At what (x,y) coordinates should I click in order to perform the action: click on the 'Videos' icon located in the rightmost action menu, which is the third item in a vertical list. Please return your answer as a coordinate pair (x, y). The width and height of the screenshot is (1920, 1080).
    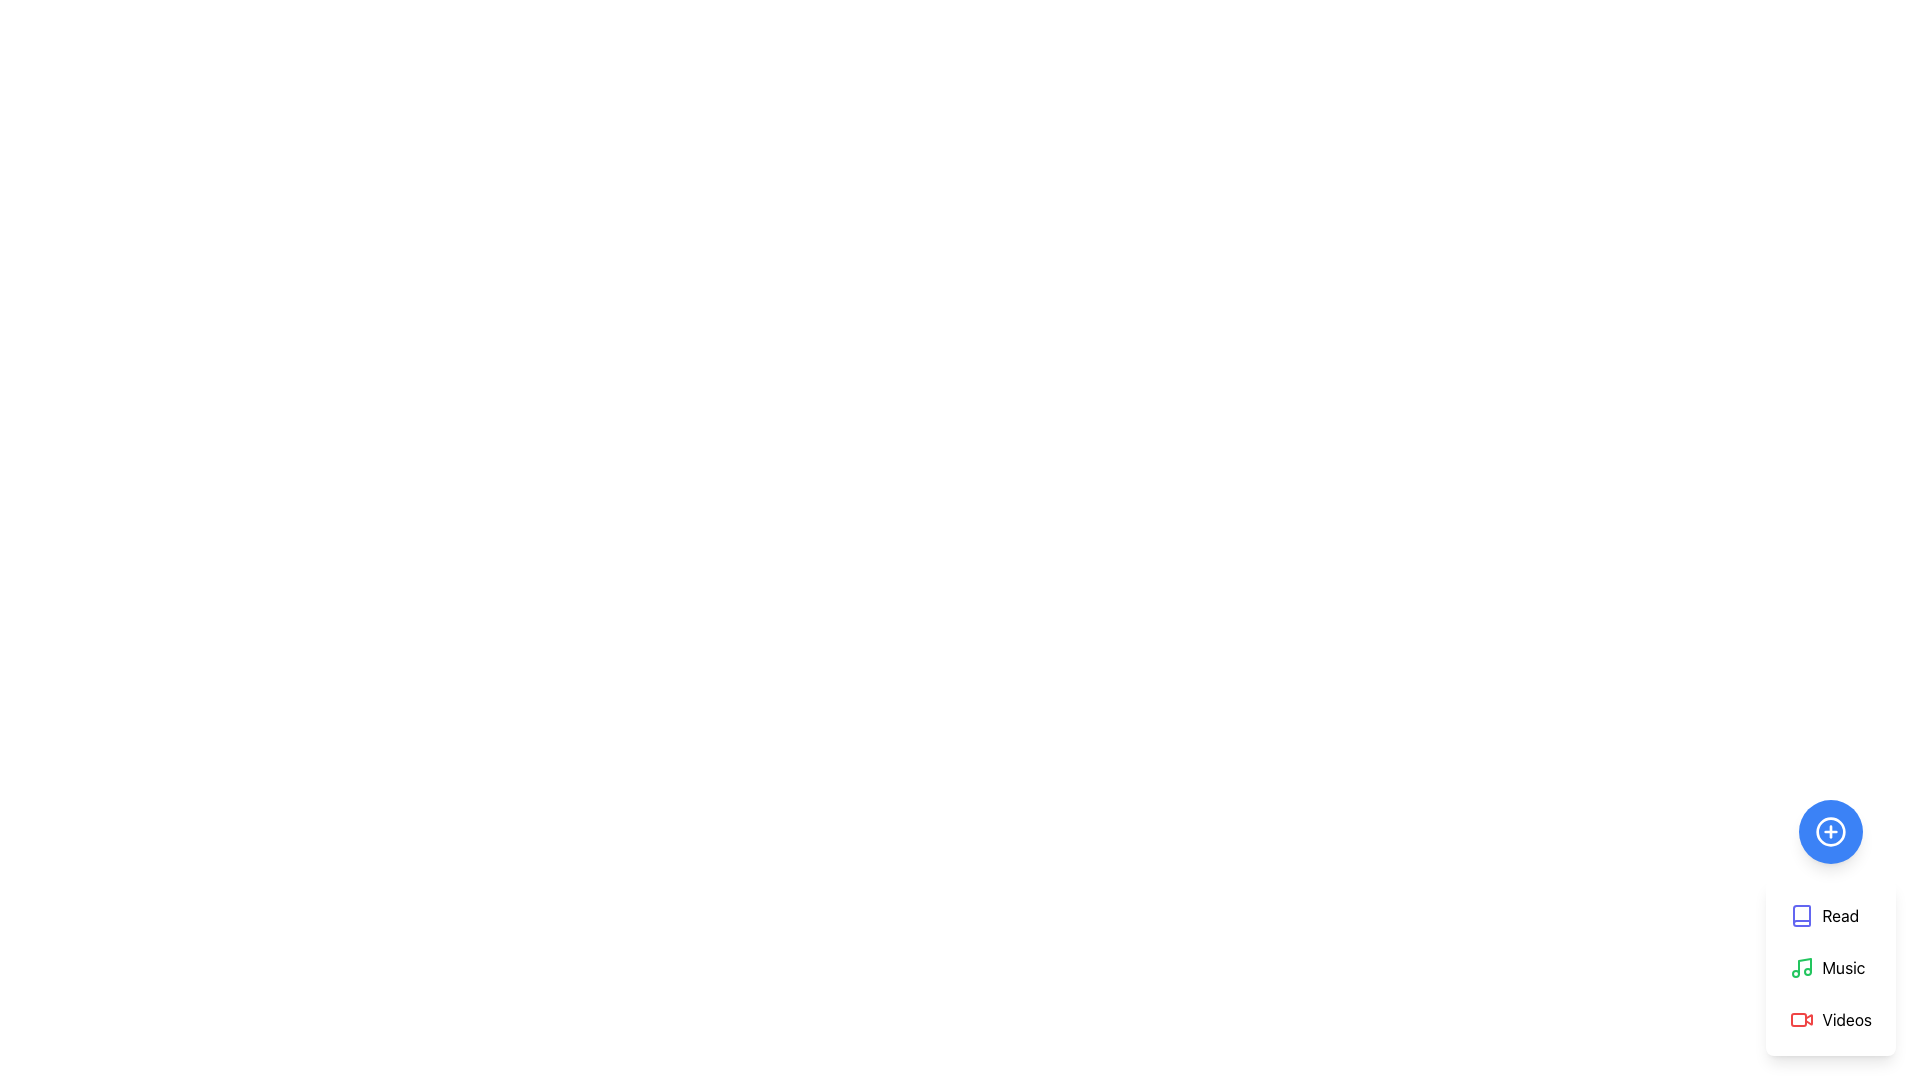
    Looking at the image, I should click on (1802, 1019).